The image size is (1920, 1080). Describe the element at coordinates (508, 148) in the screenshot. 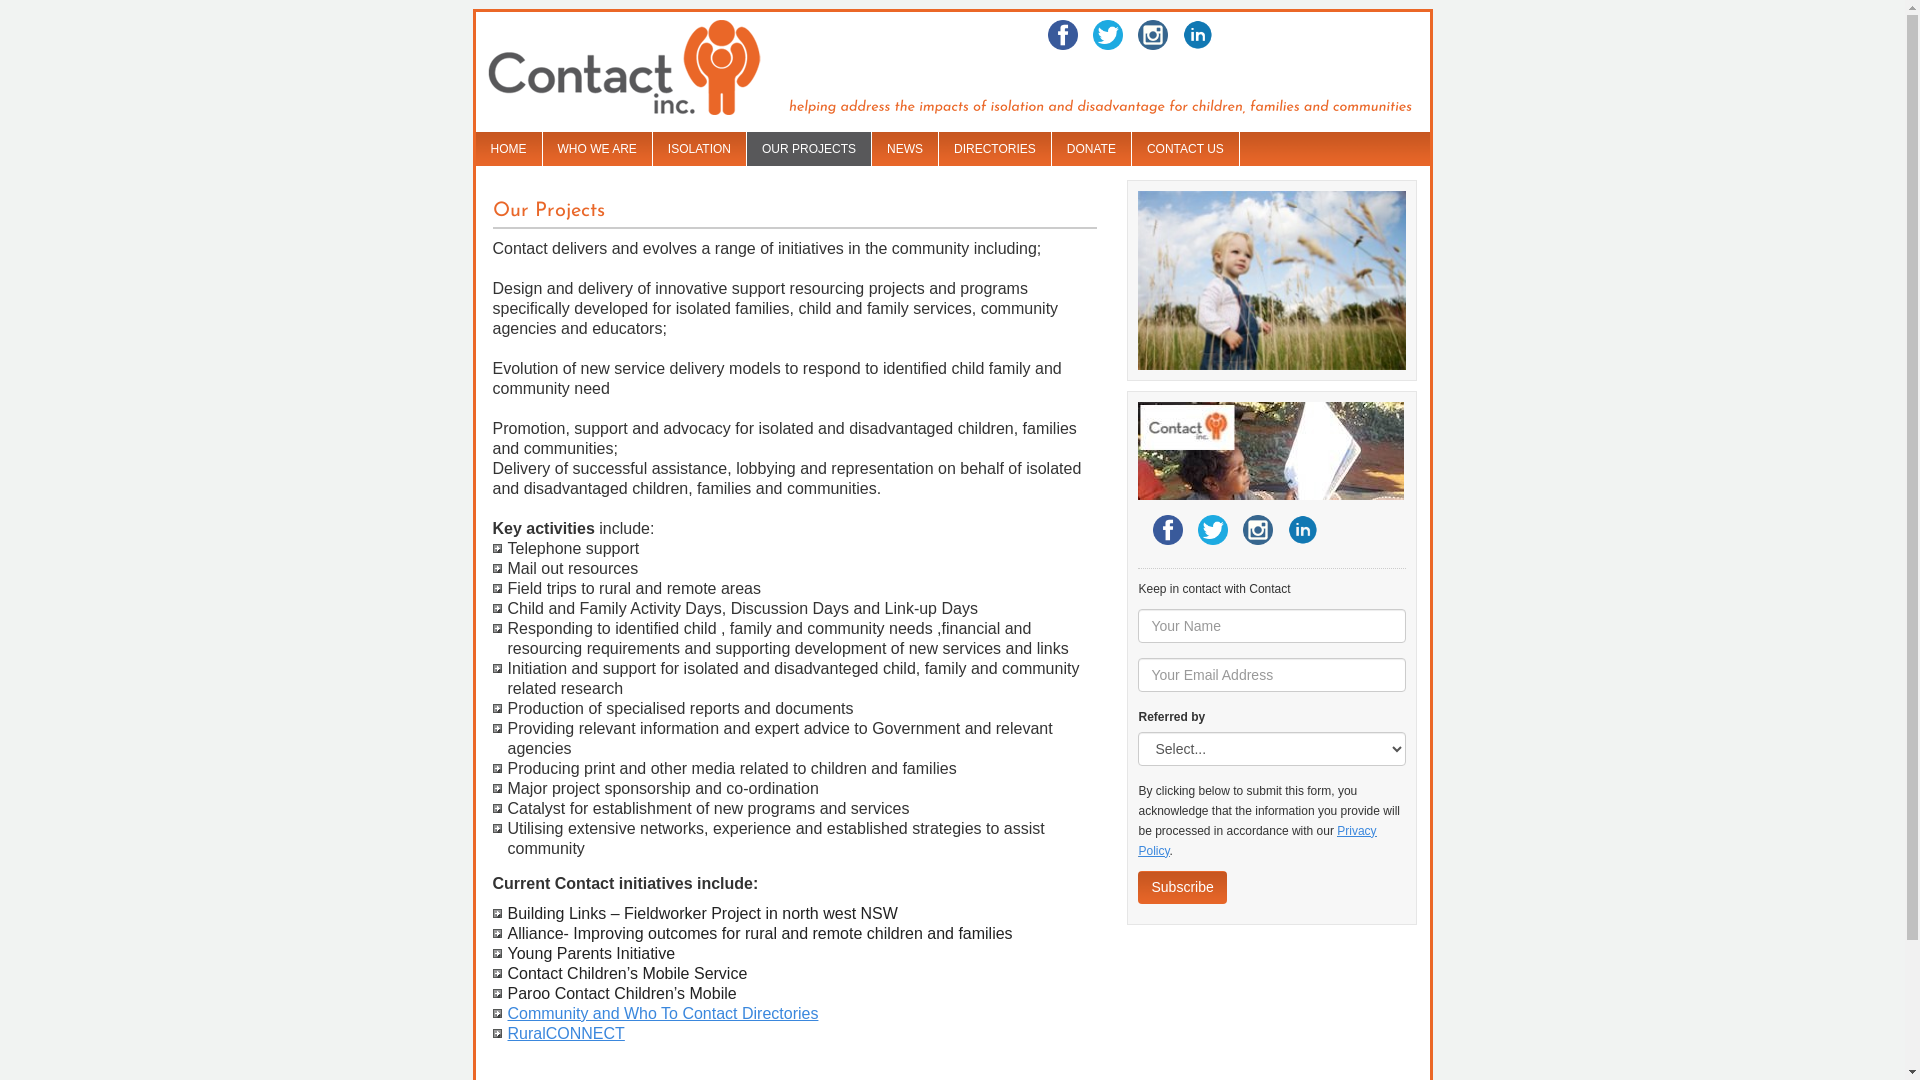

I see `'HOME'` at that location.